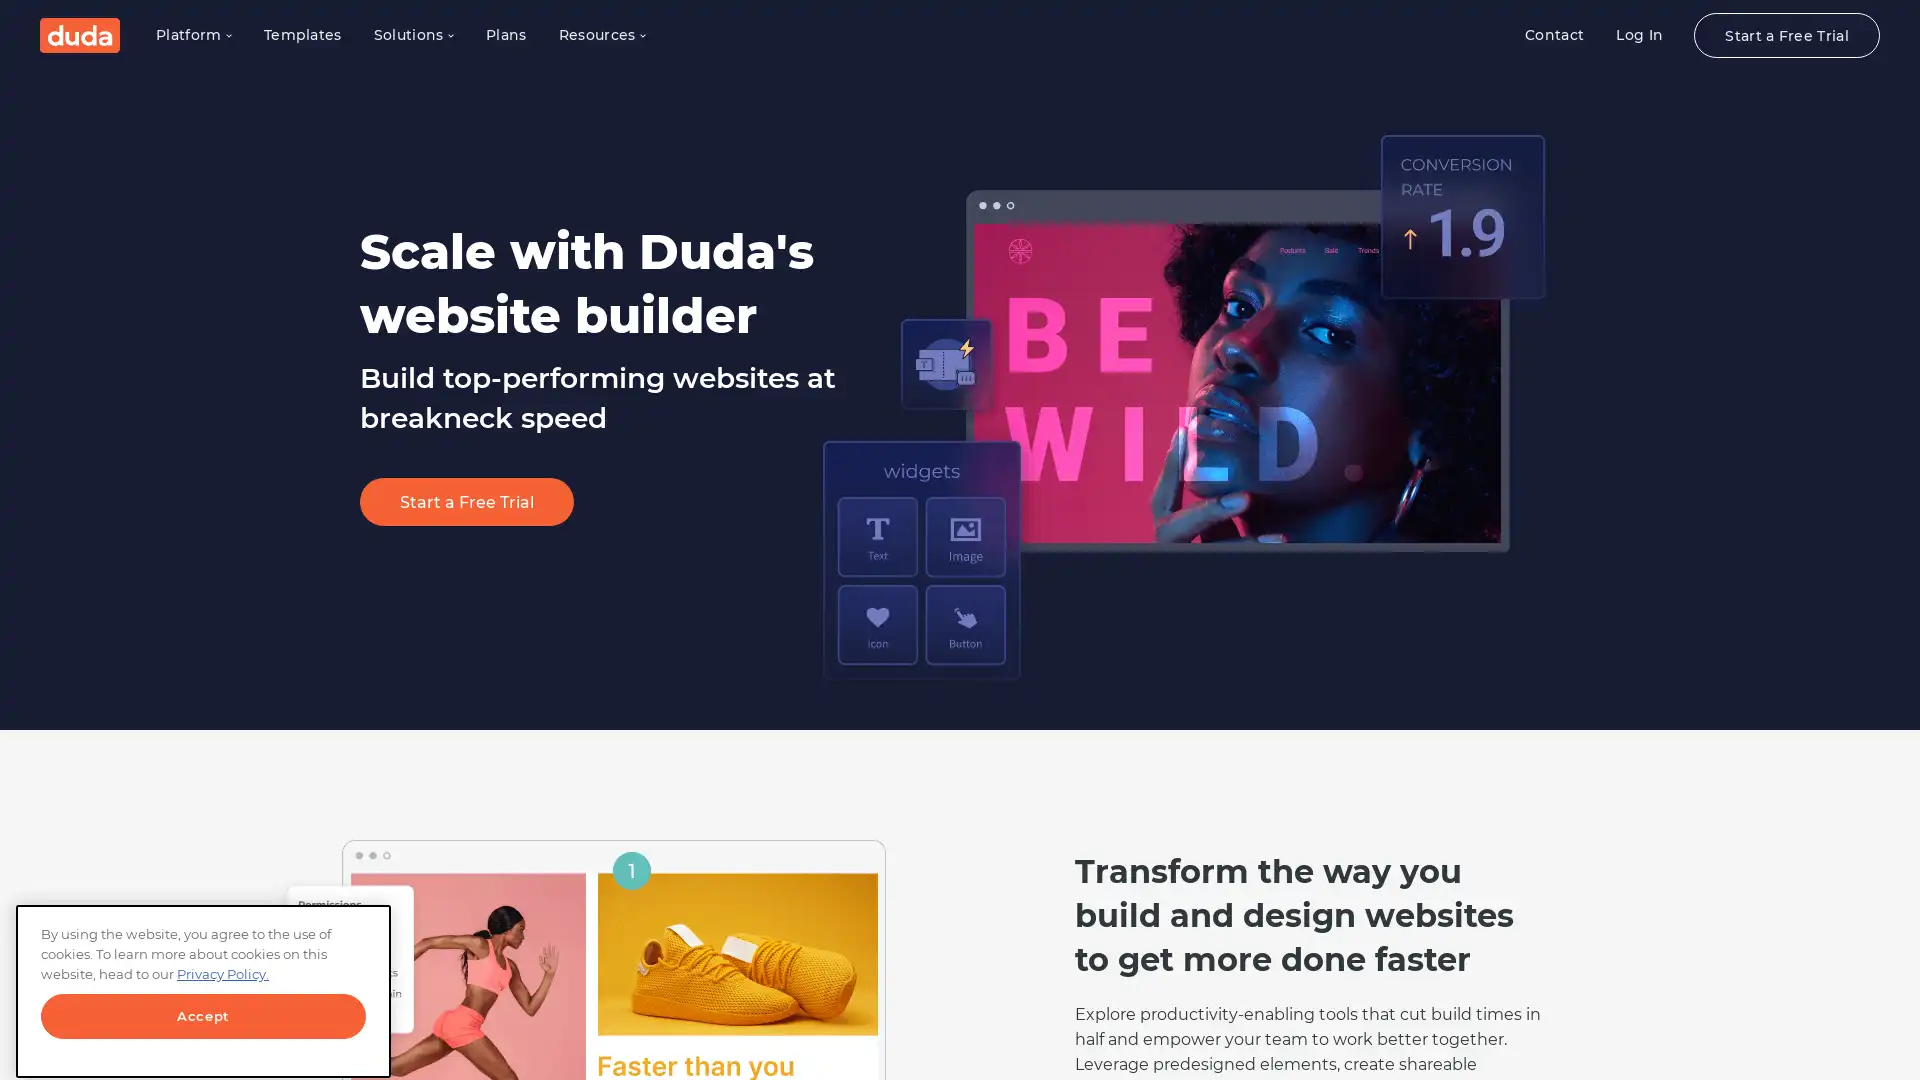  I want to click on Accept, so click(203, 1002).